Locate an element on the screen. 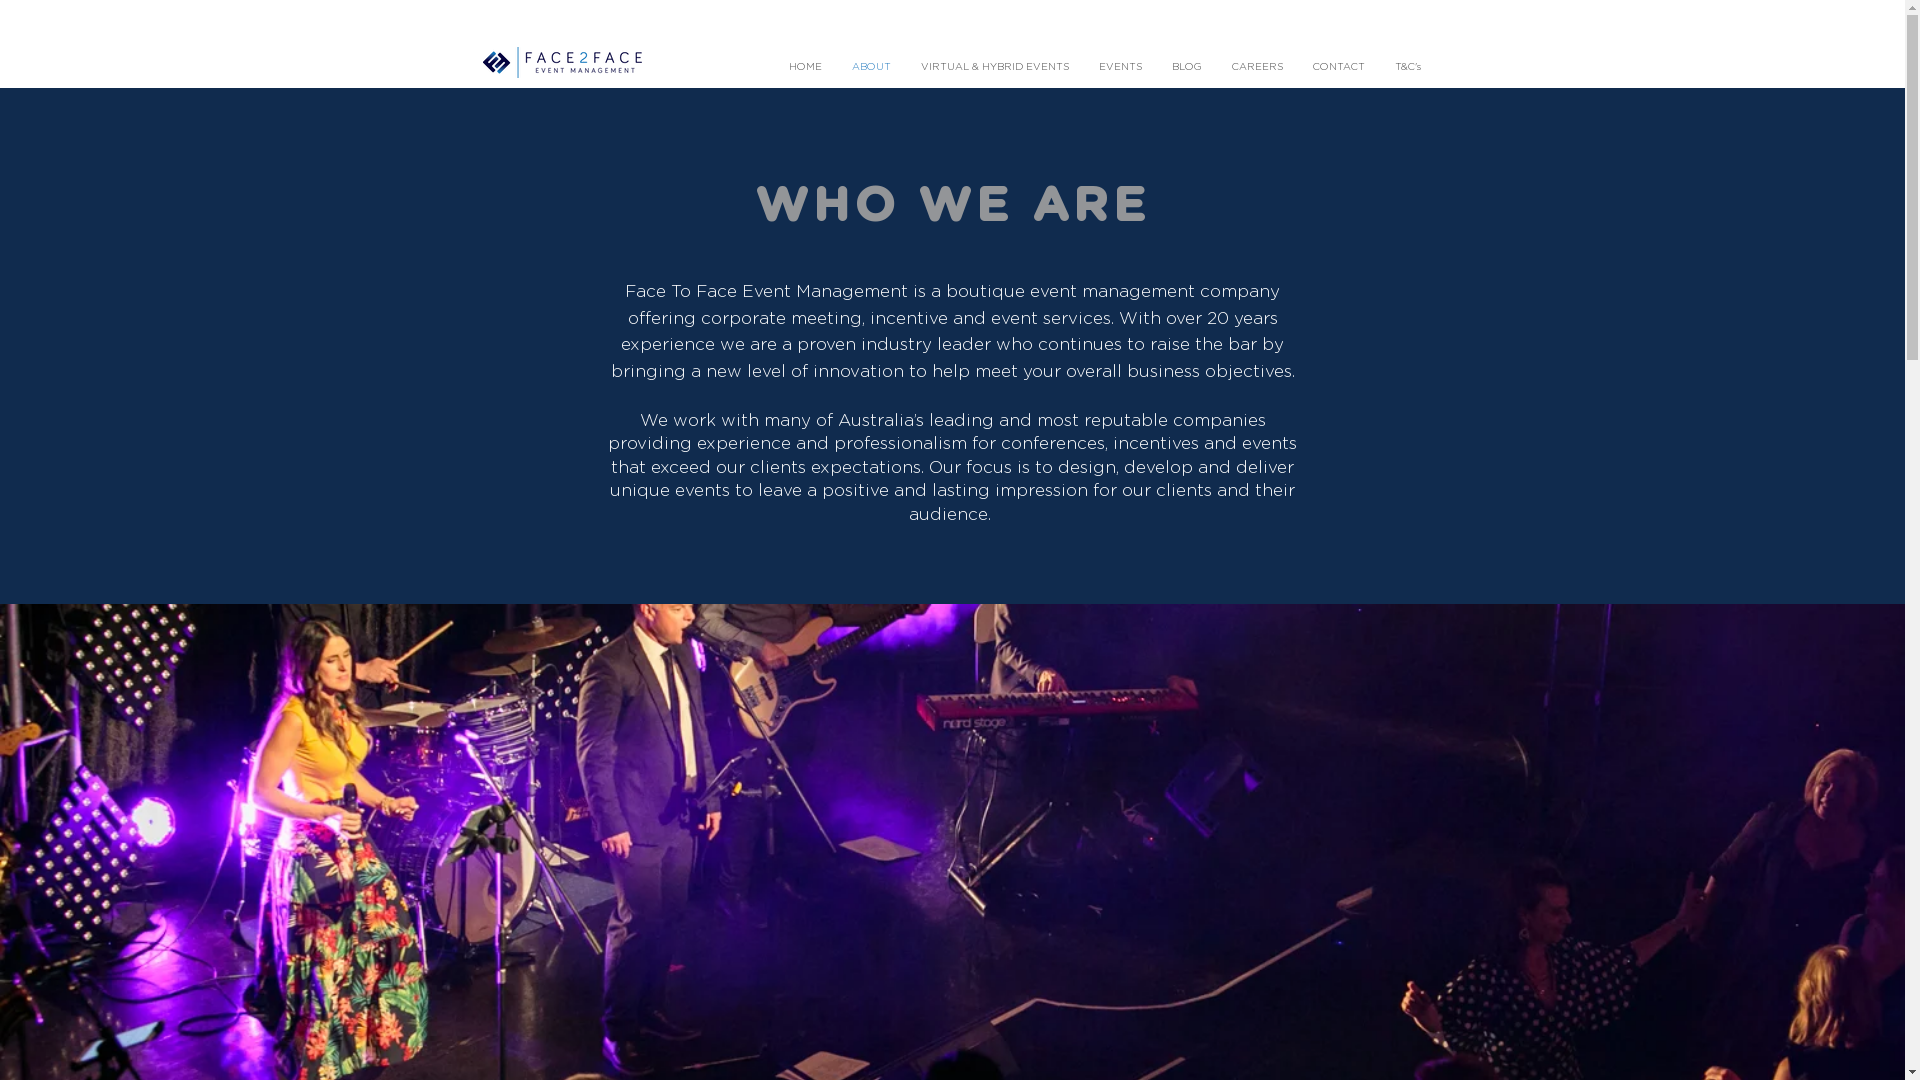 The image size is (1920, 1080). 'T&C's' is located at coordinates (1406, 66).